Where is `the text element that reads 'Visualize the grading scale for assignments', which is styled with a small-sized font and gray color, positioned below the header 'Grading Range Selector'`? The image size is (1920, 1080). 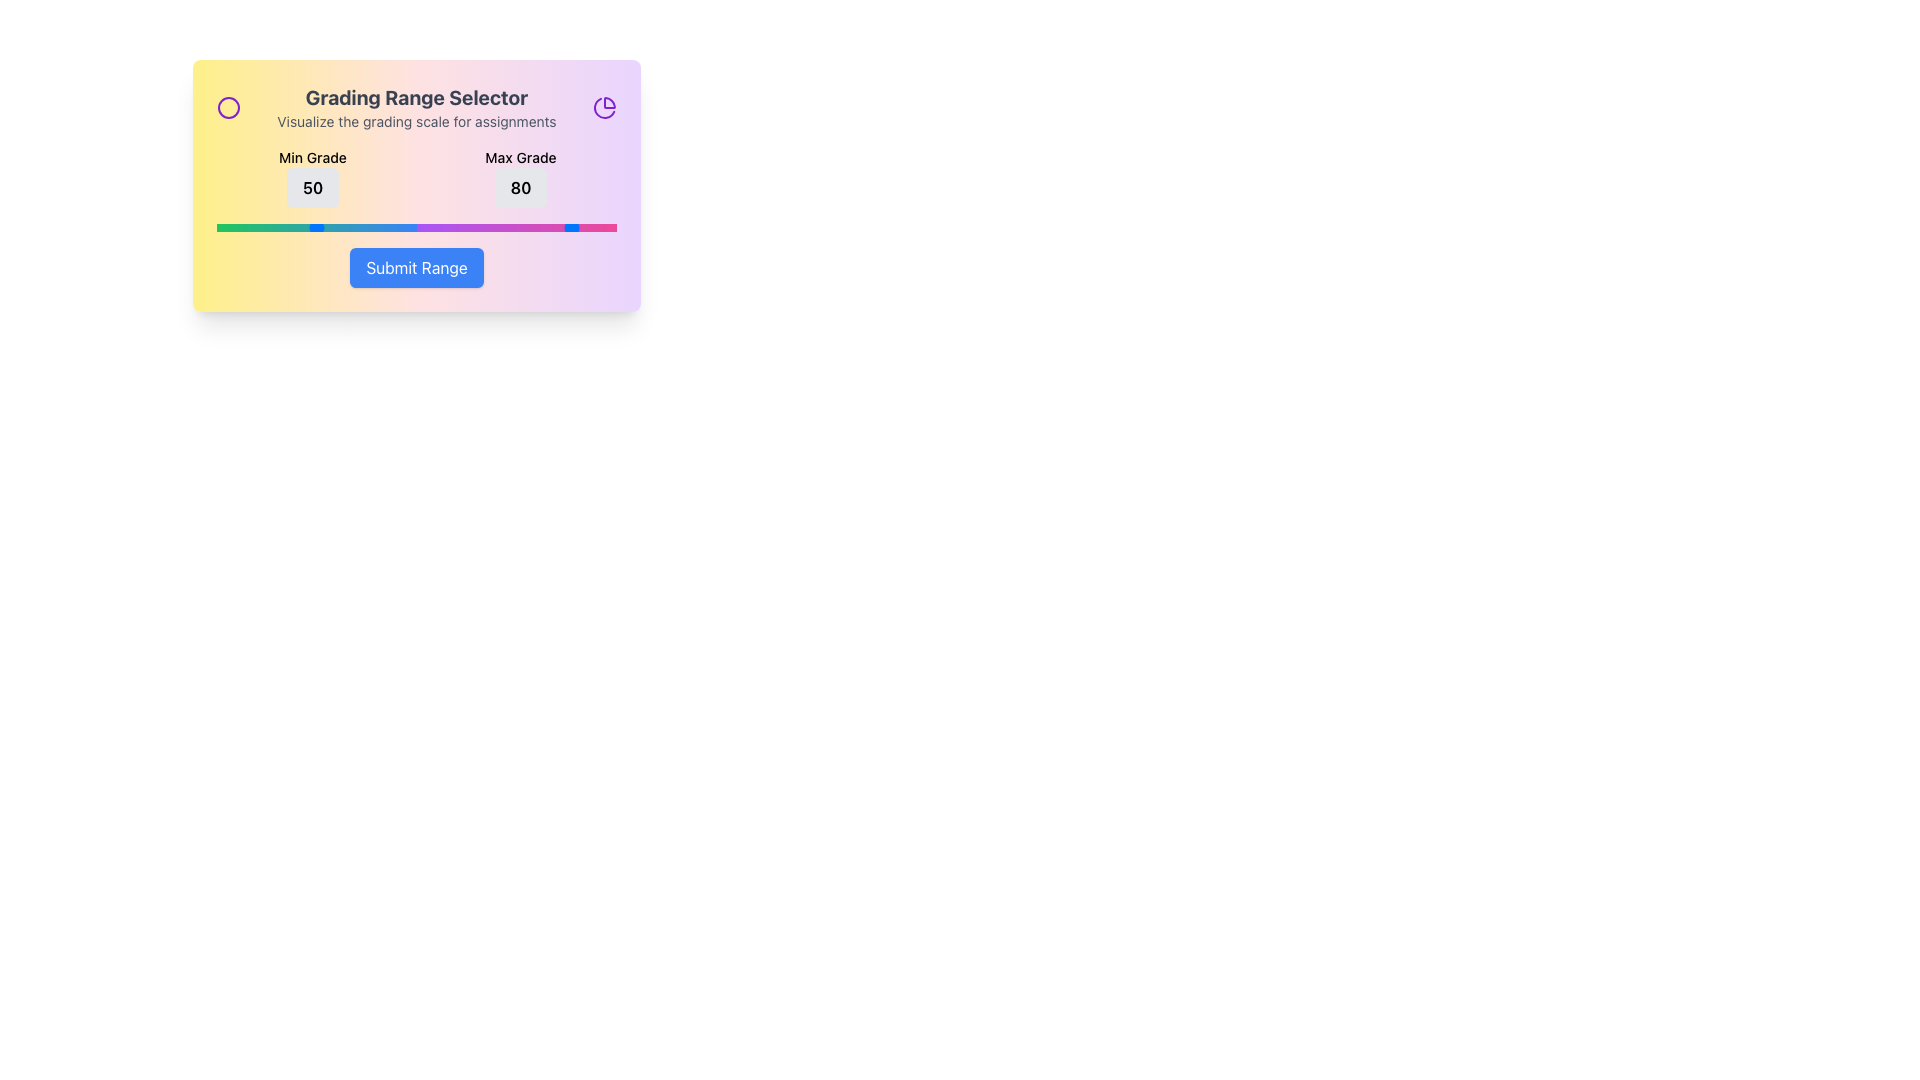 the text element that reads 'Visualize the grading scale for assignments', which is styled with a small-sized font and gray color, positioned below the header 'Grading Range Selector' is located at coordinates (416, 122).